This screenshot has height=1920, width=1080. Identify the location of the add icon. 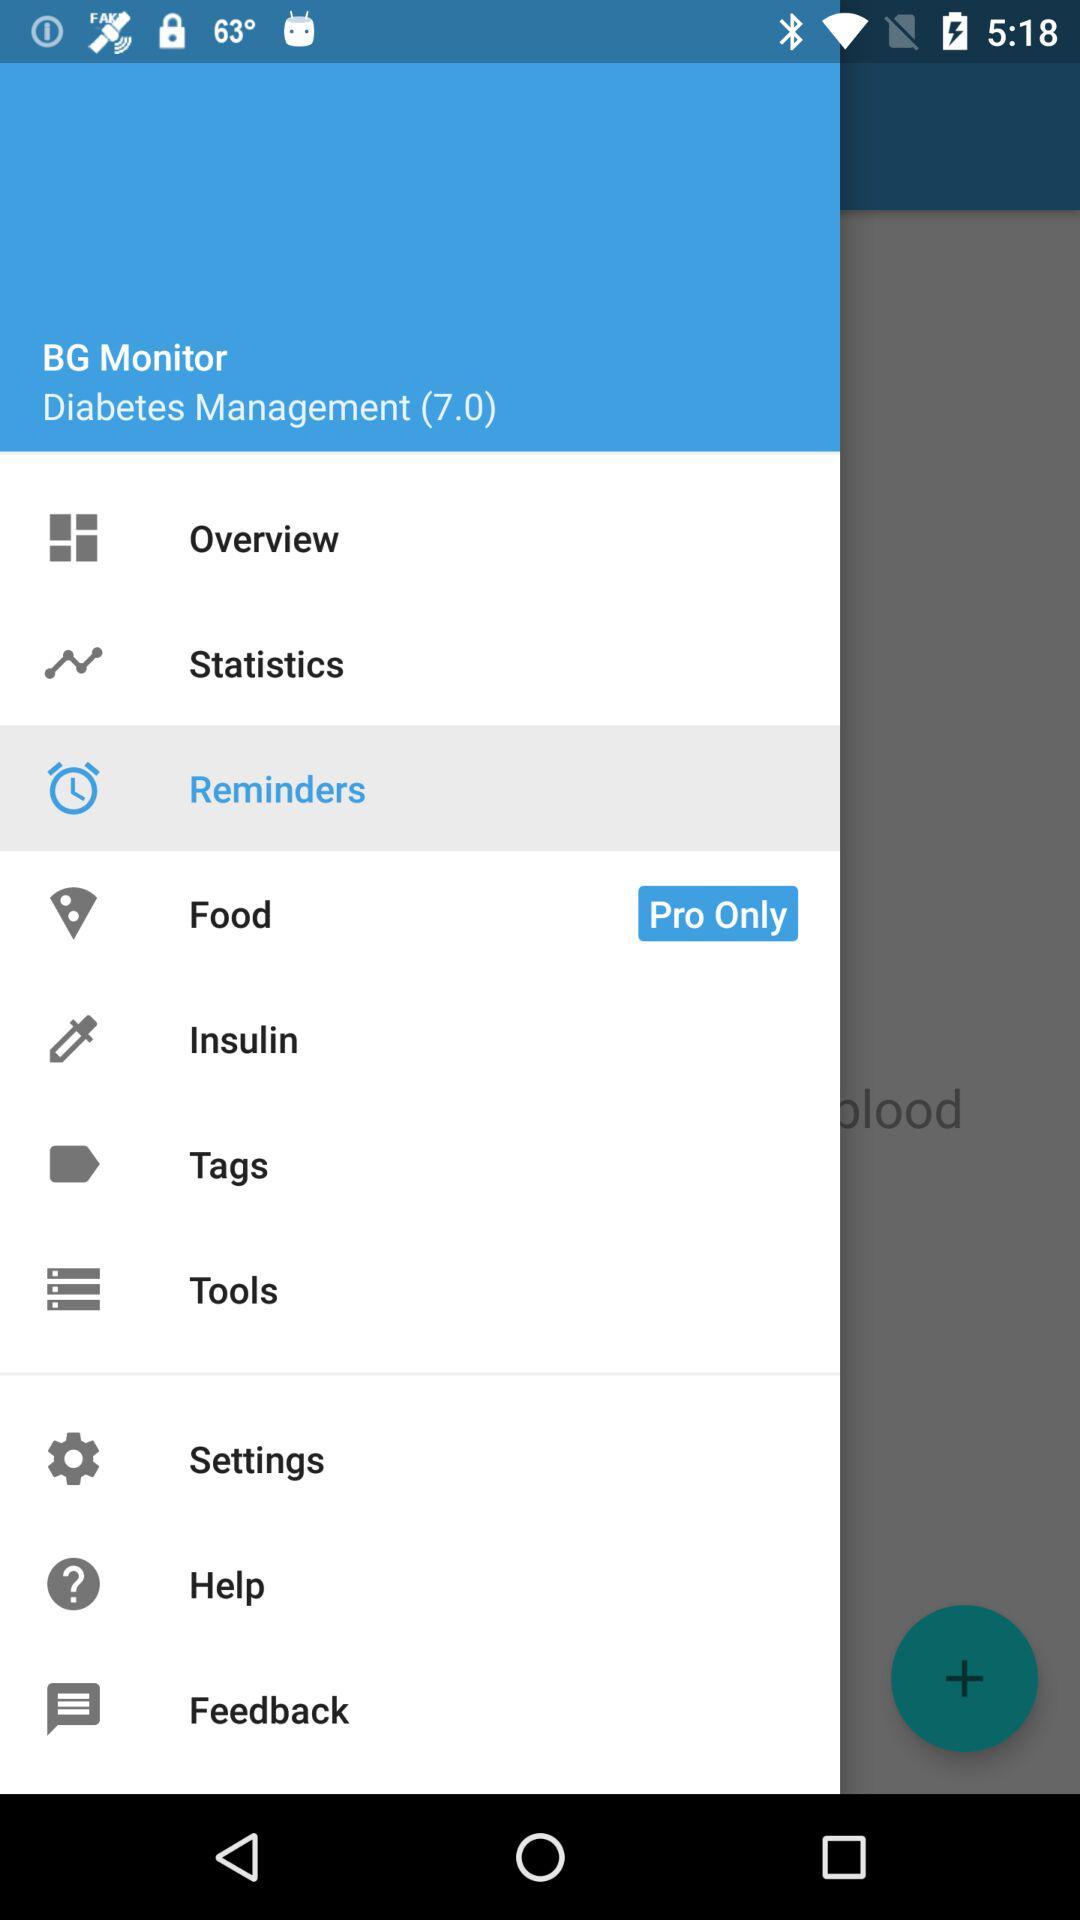
(963, 1678).